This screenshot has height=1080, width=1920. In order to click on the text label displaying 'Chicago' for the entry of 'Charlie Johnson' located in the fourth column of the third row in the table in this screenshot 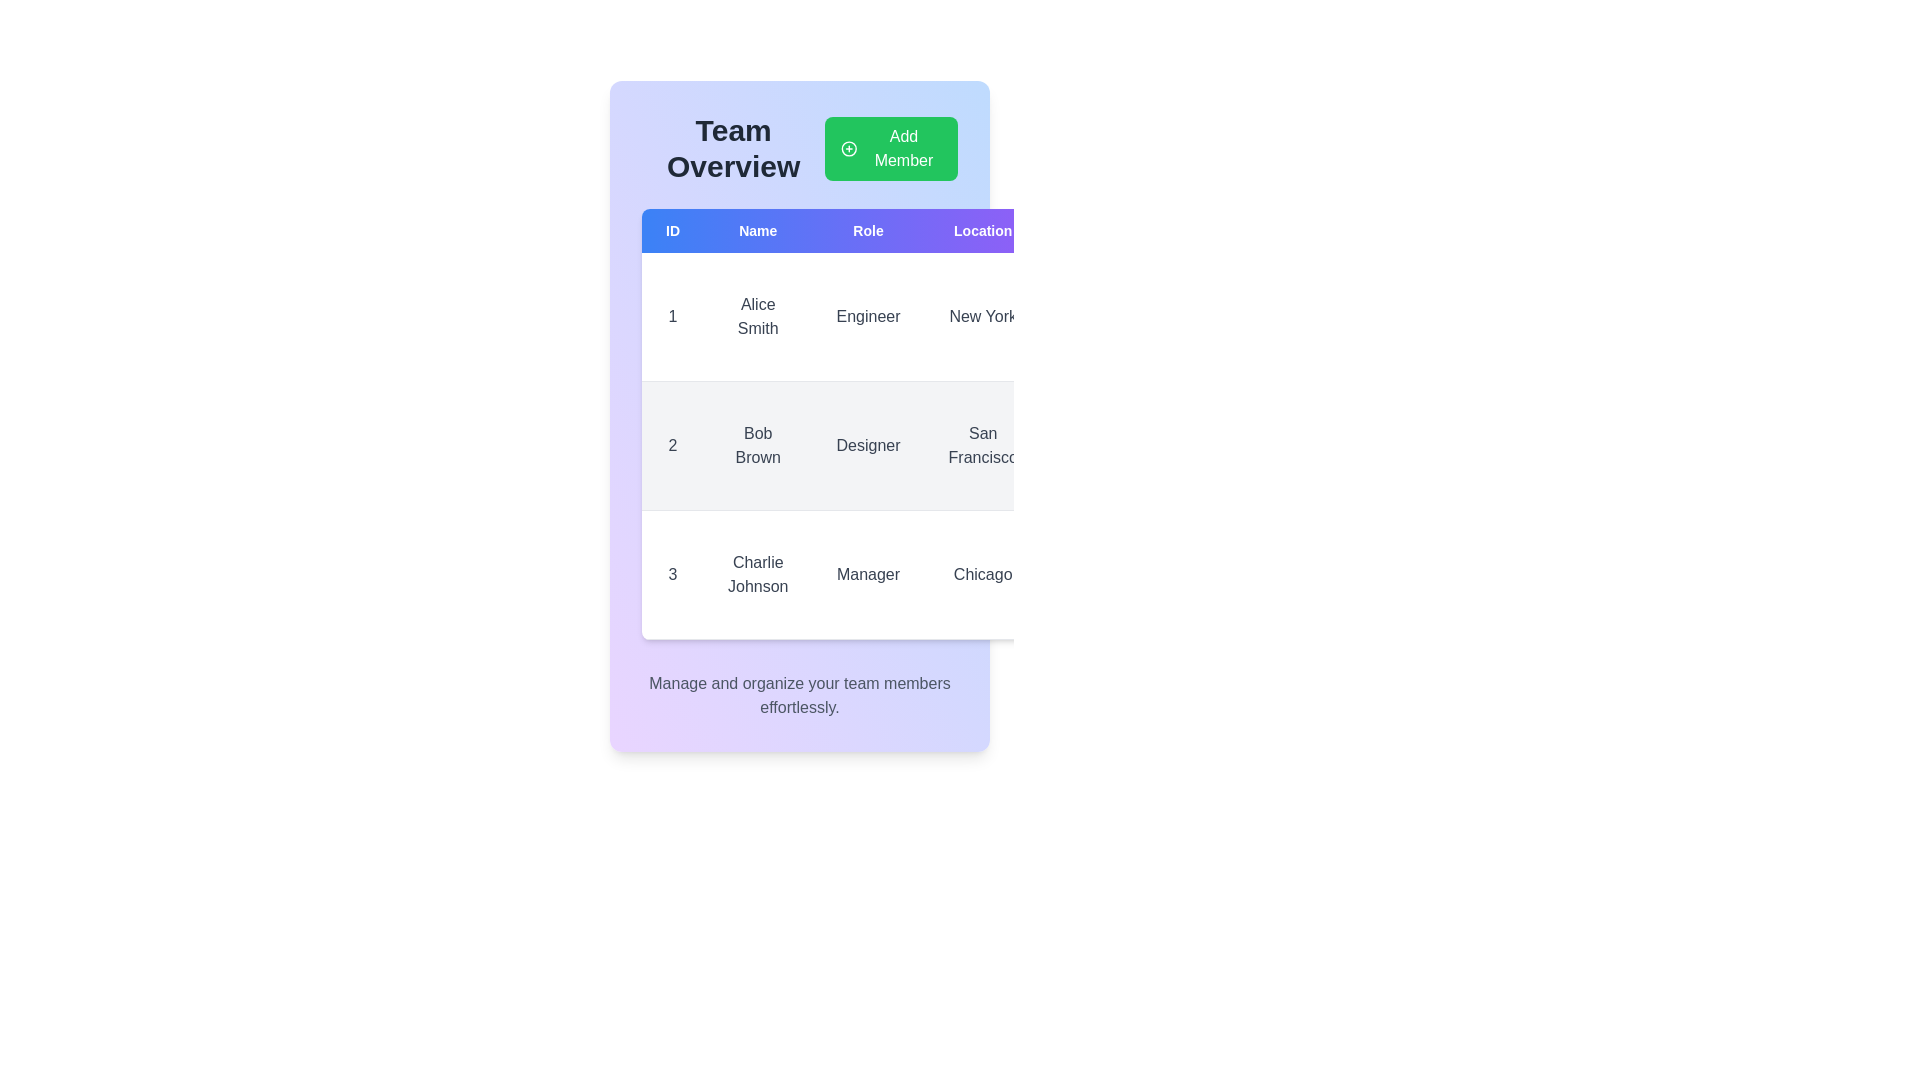, I will do `click(983, 574)`.